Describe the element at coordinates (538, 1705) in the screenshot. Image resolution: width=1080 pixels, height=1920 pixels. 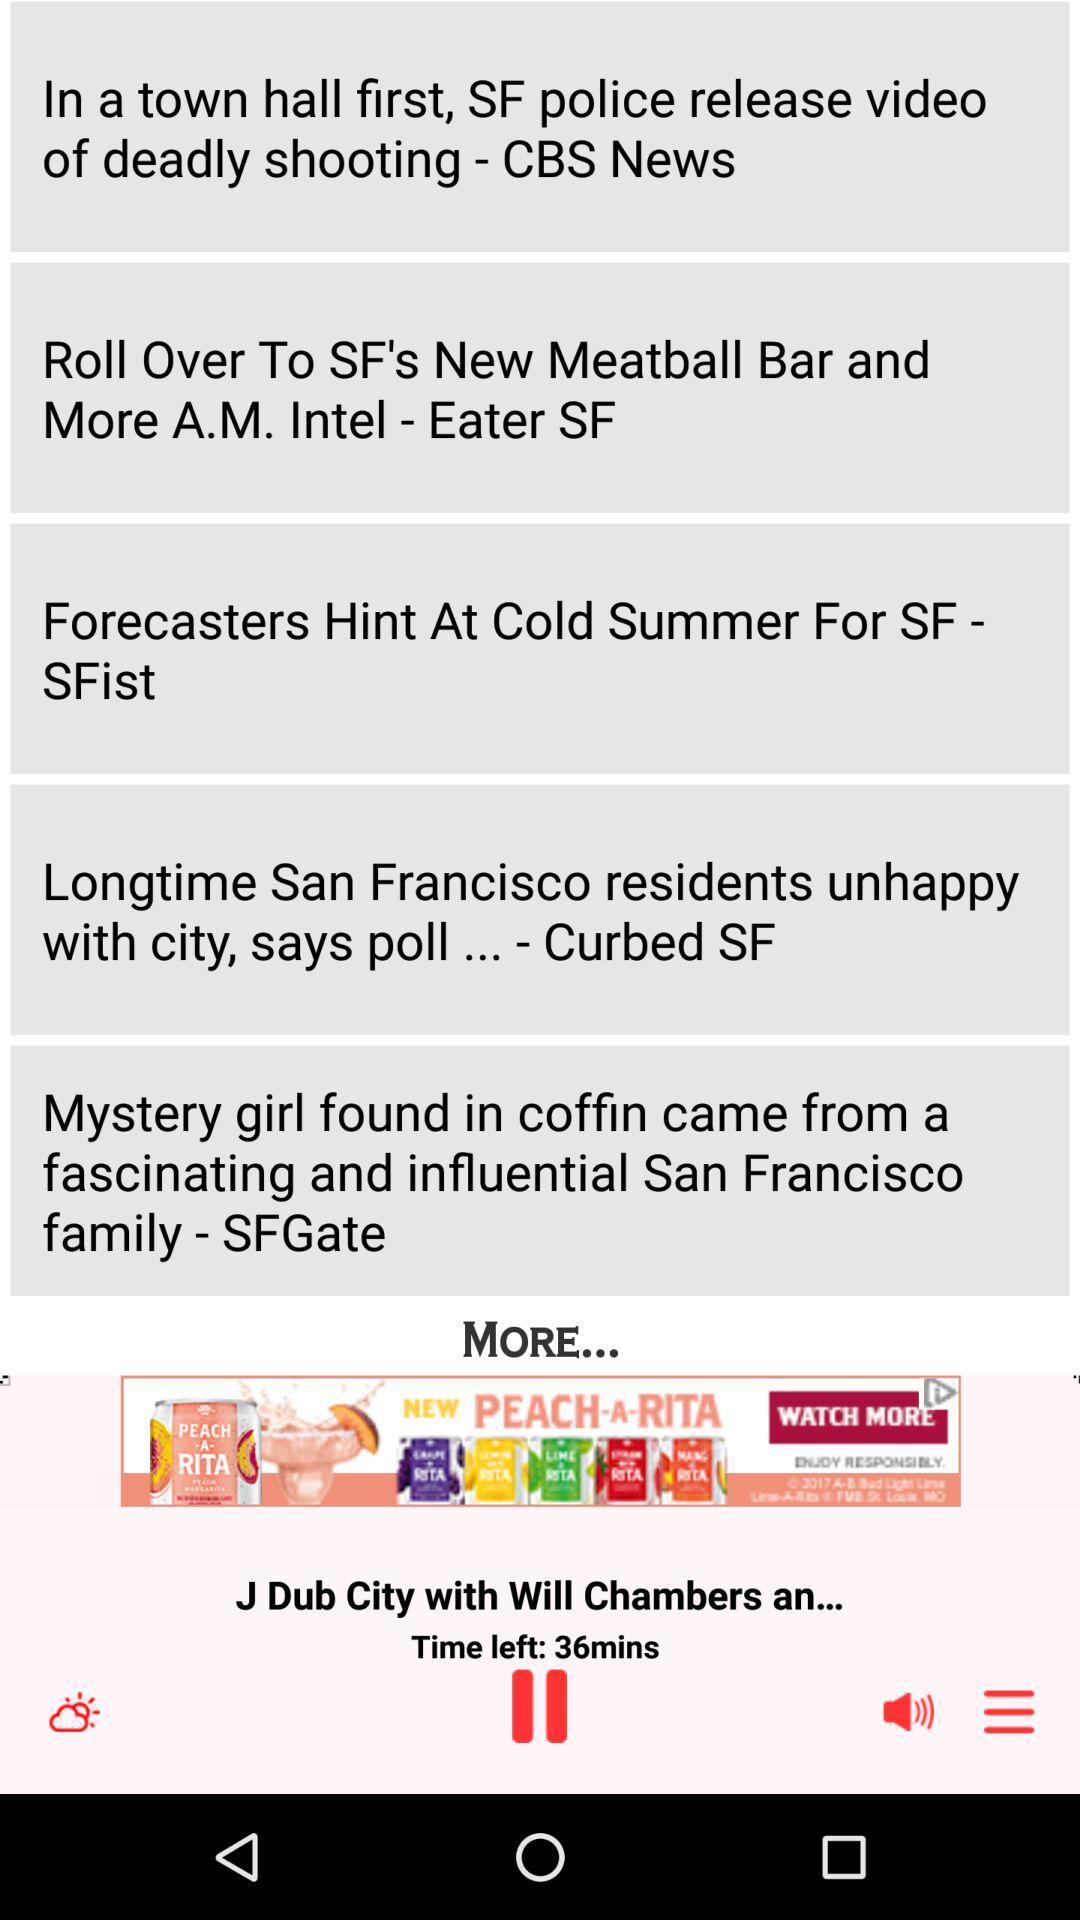
I see `stop song` at that location.